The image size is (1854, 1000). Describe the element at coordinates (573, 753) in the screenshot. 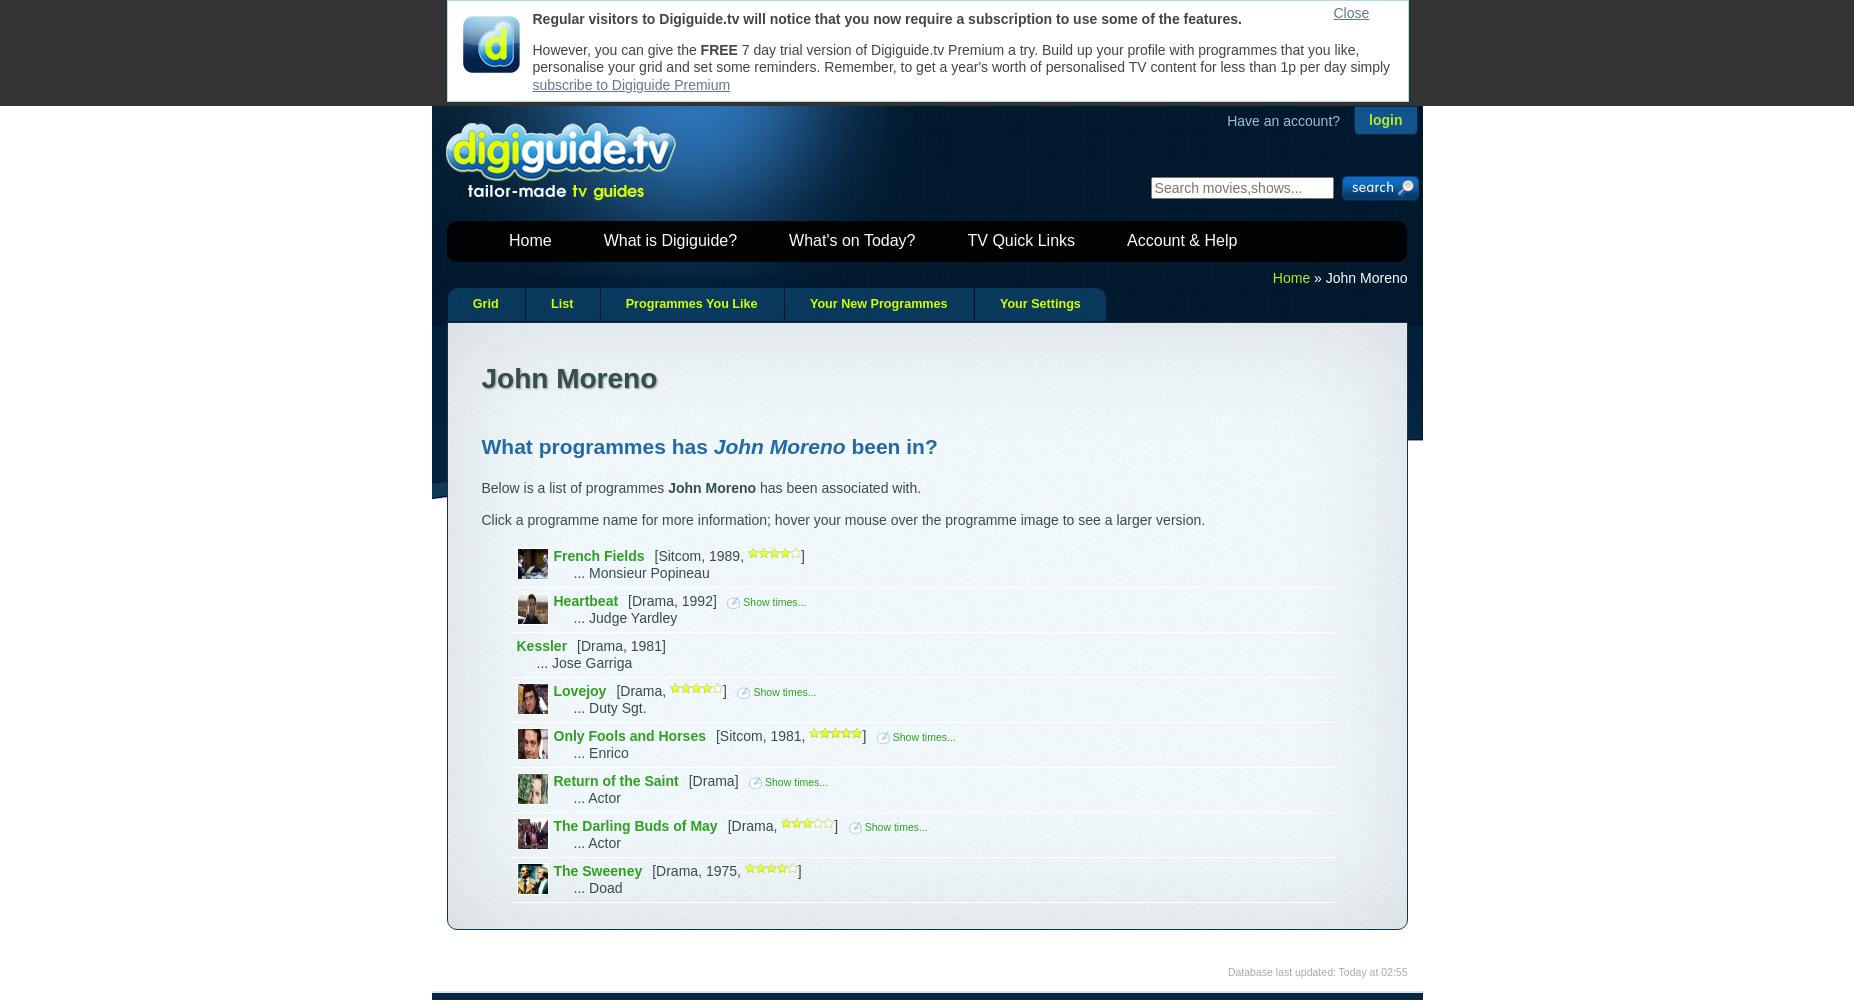

I see `'... Enrico'` at that location.